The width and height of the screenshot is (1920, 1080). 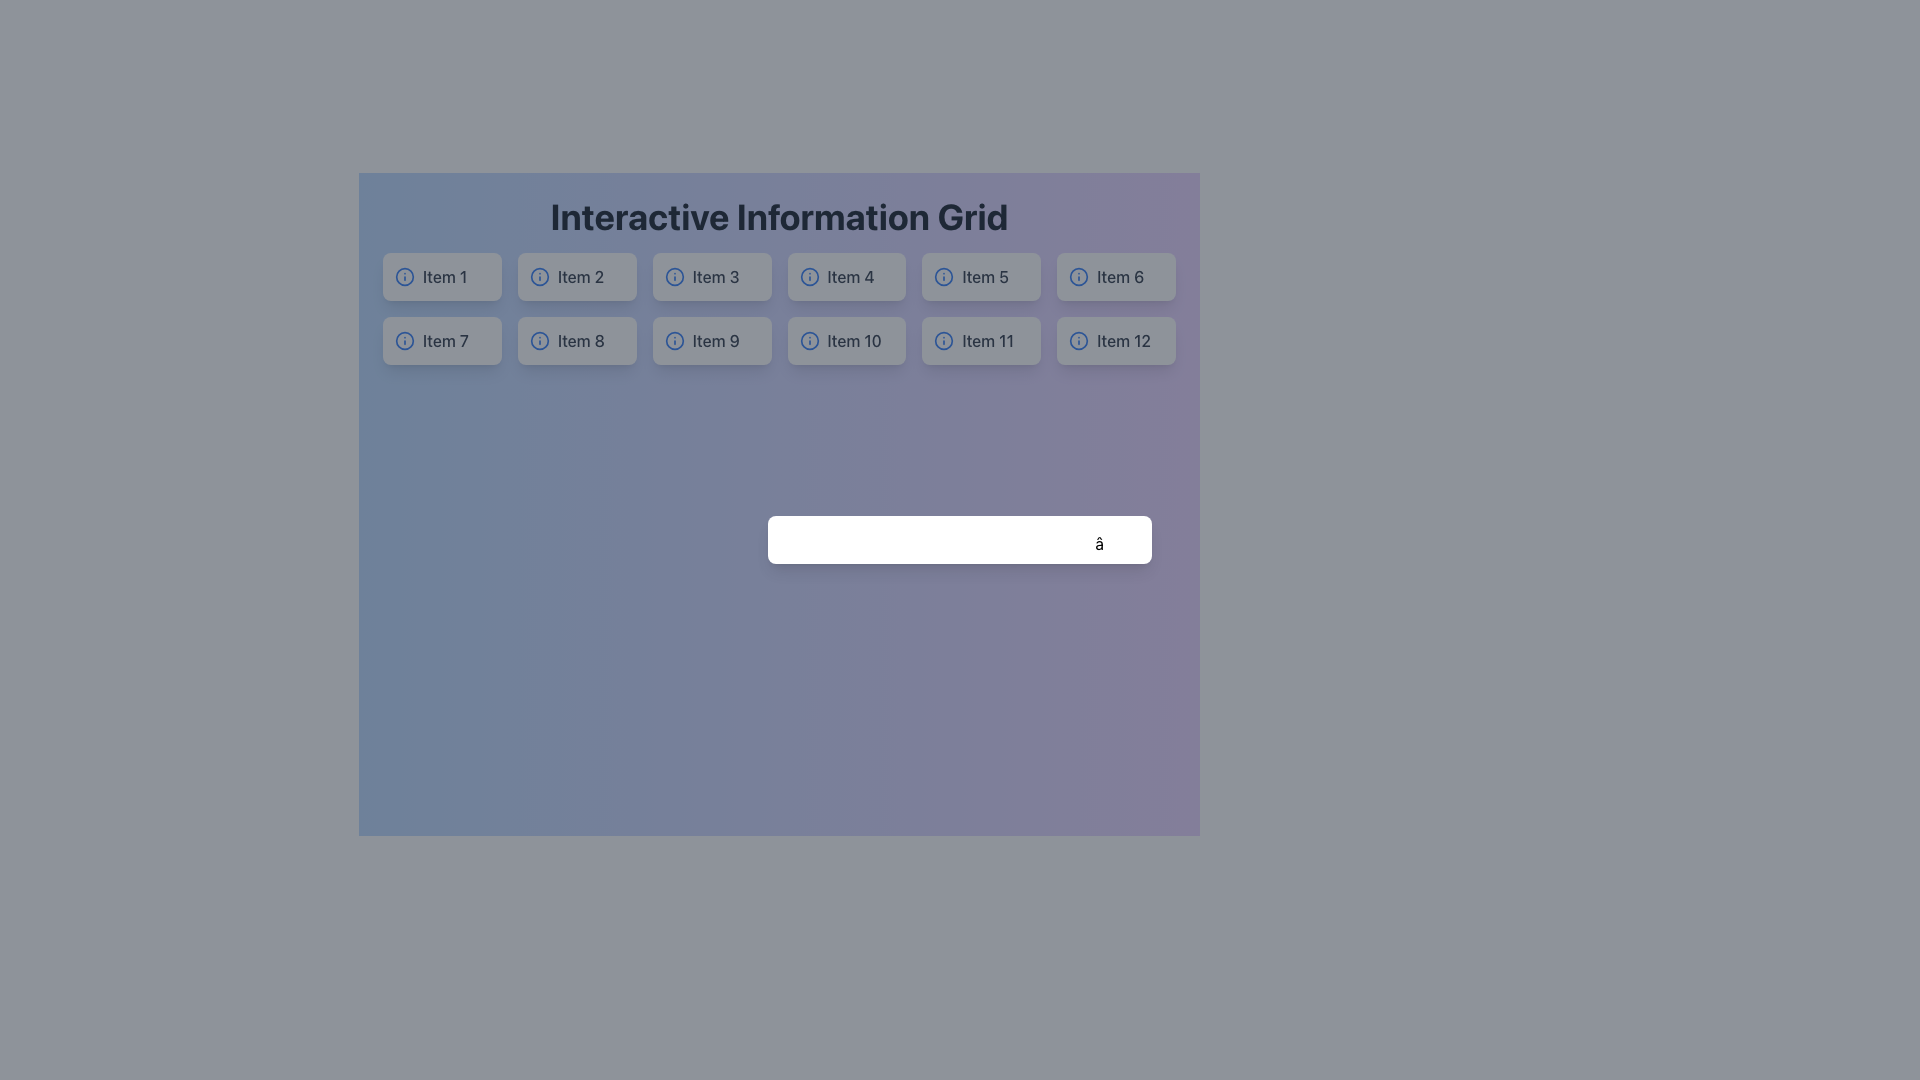 I want to click on the circular SVG component that is part of the 'info' icon located within the third button labeled 'Item 3' in the 'Interactive Information Grid', so click(x=674, y=277).